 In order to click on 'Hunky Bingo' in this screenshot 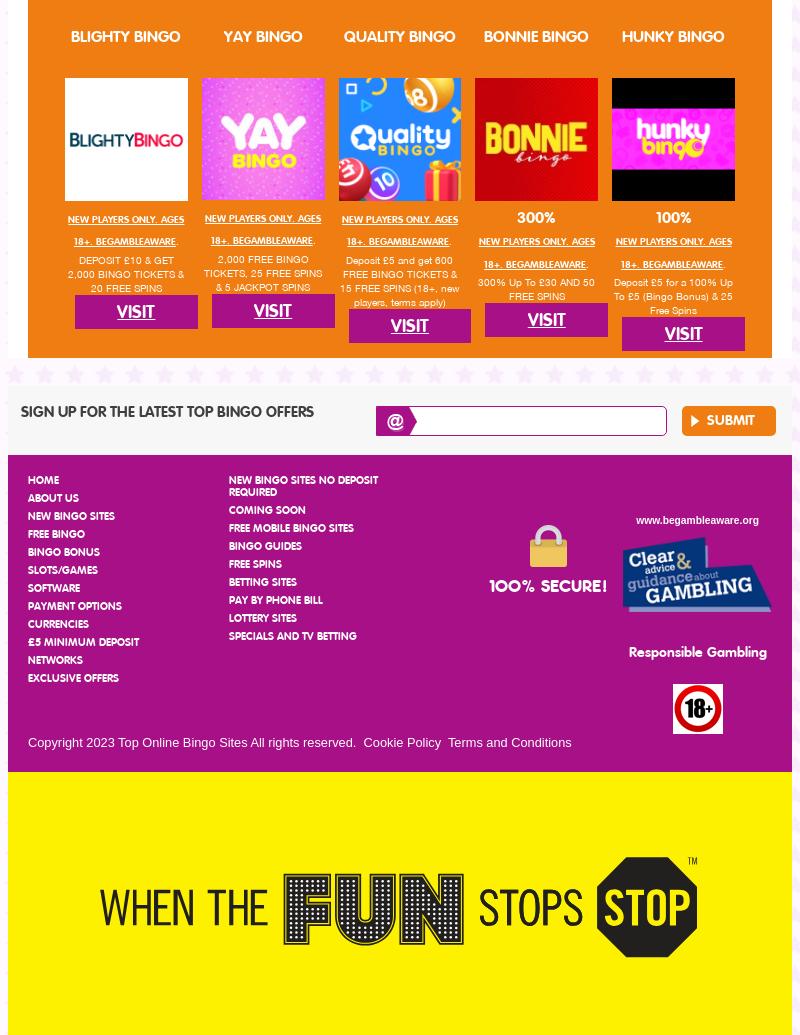, I will do `click(673, 36)`.